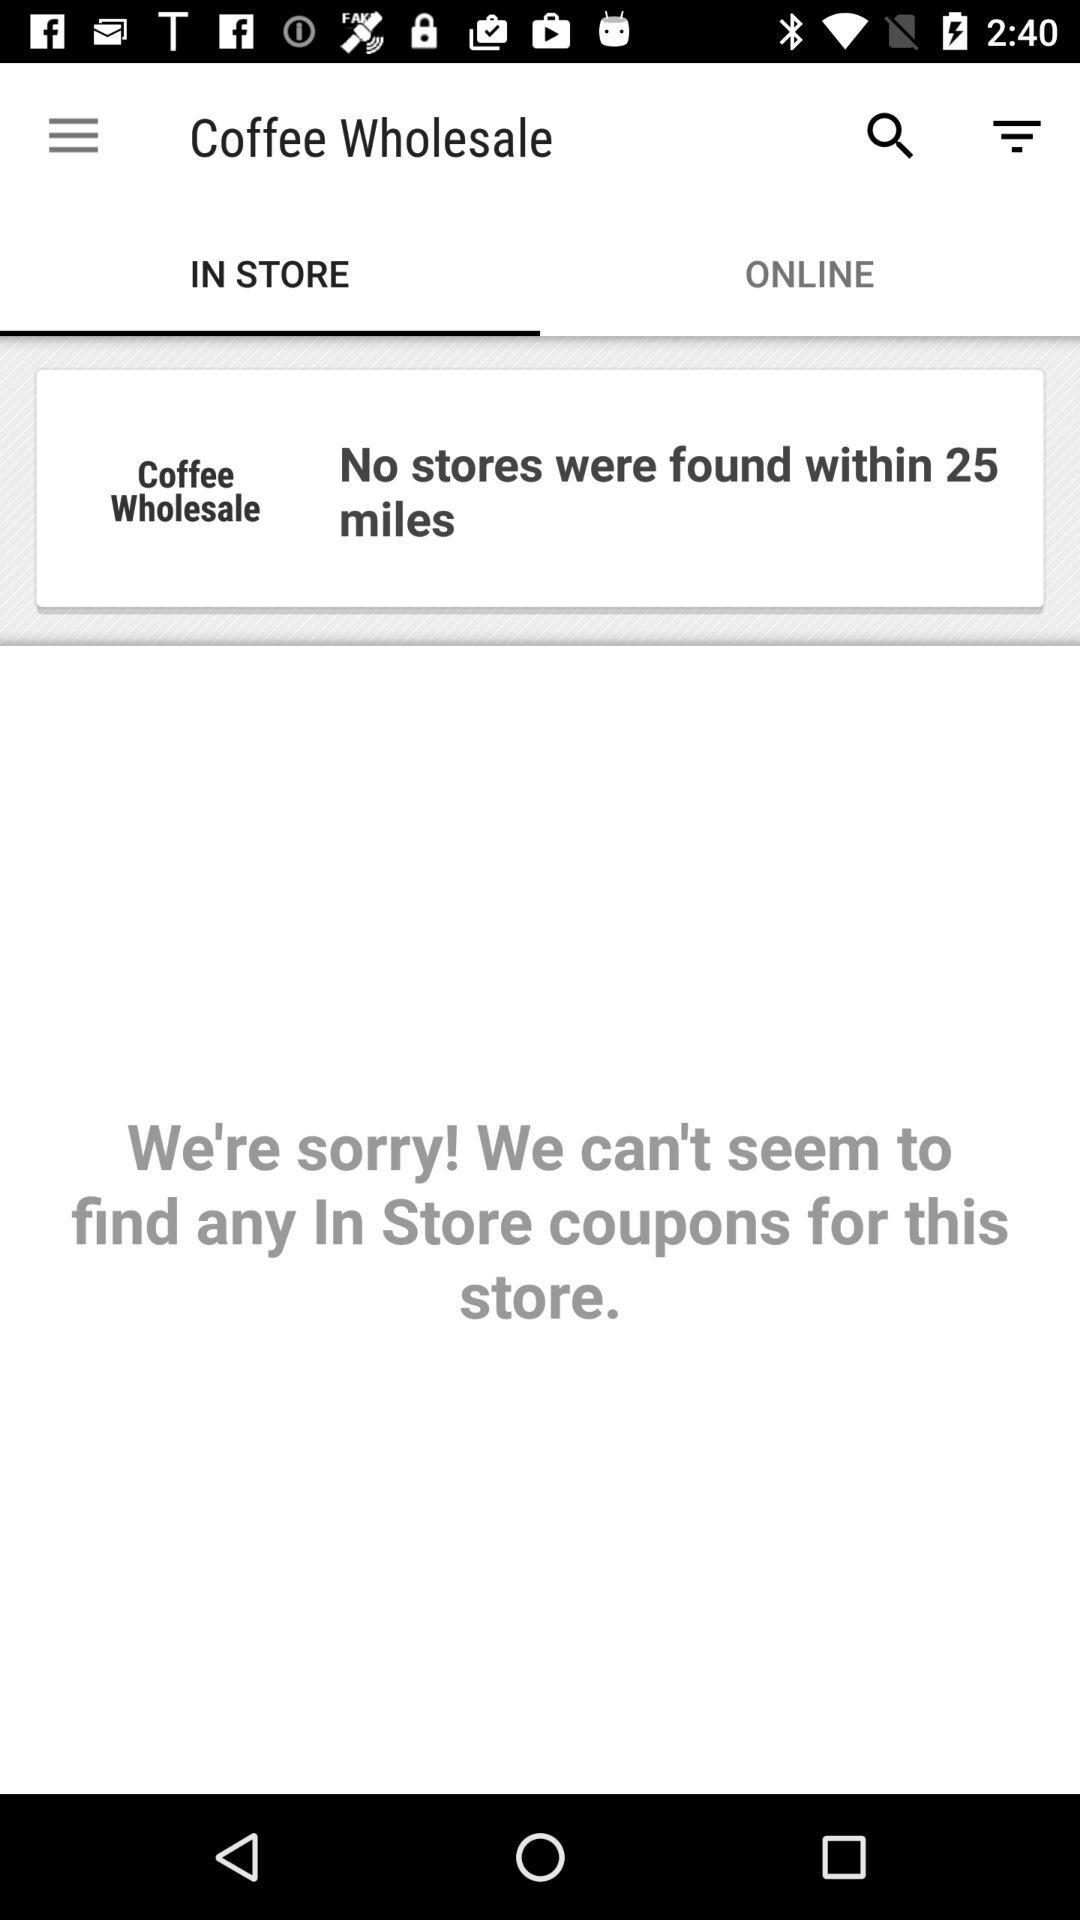 This screenshot has height=1920, width=1080. I want to click on item below the in store item, so click(540, 1064).